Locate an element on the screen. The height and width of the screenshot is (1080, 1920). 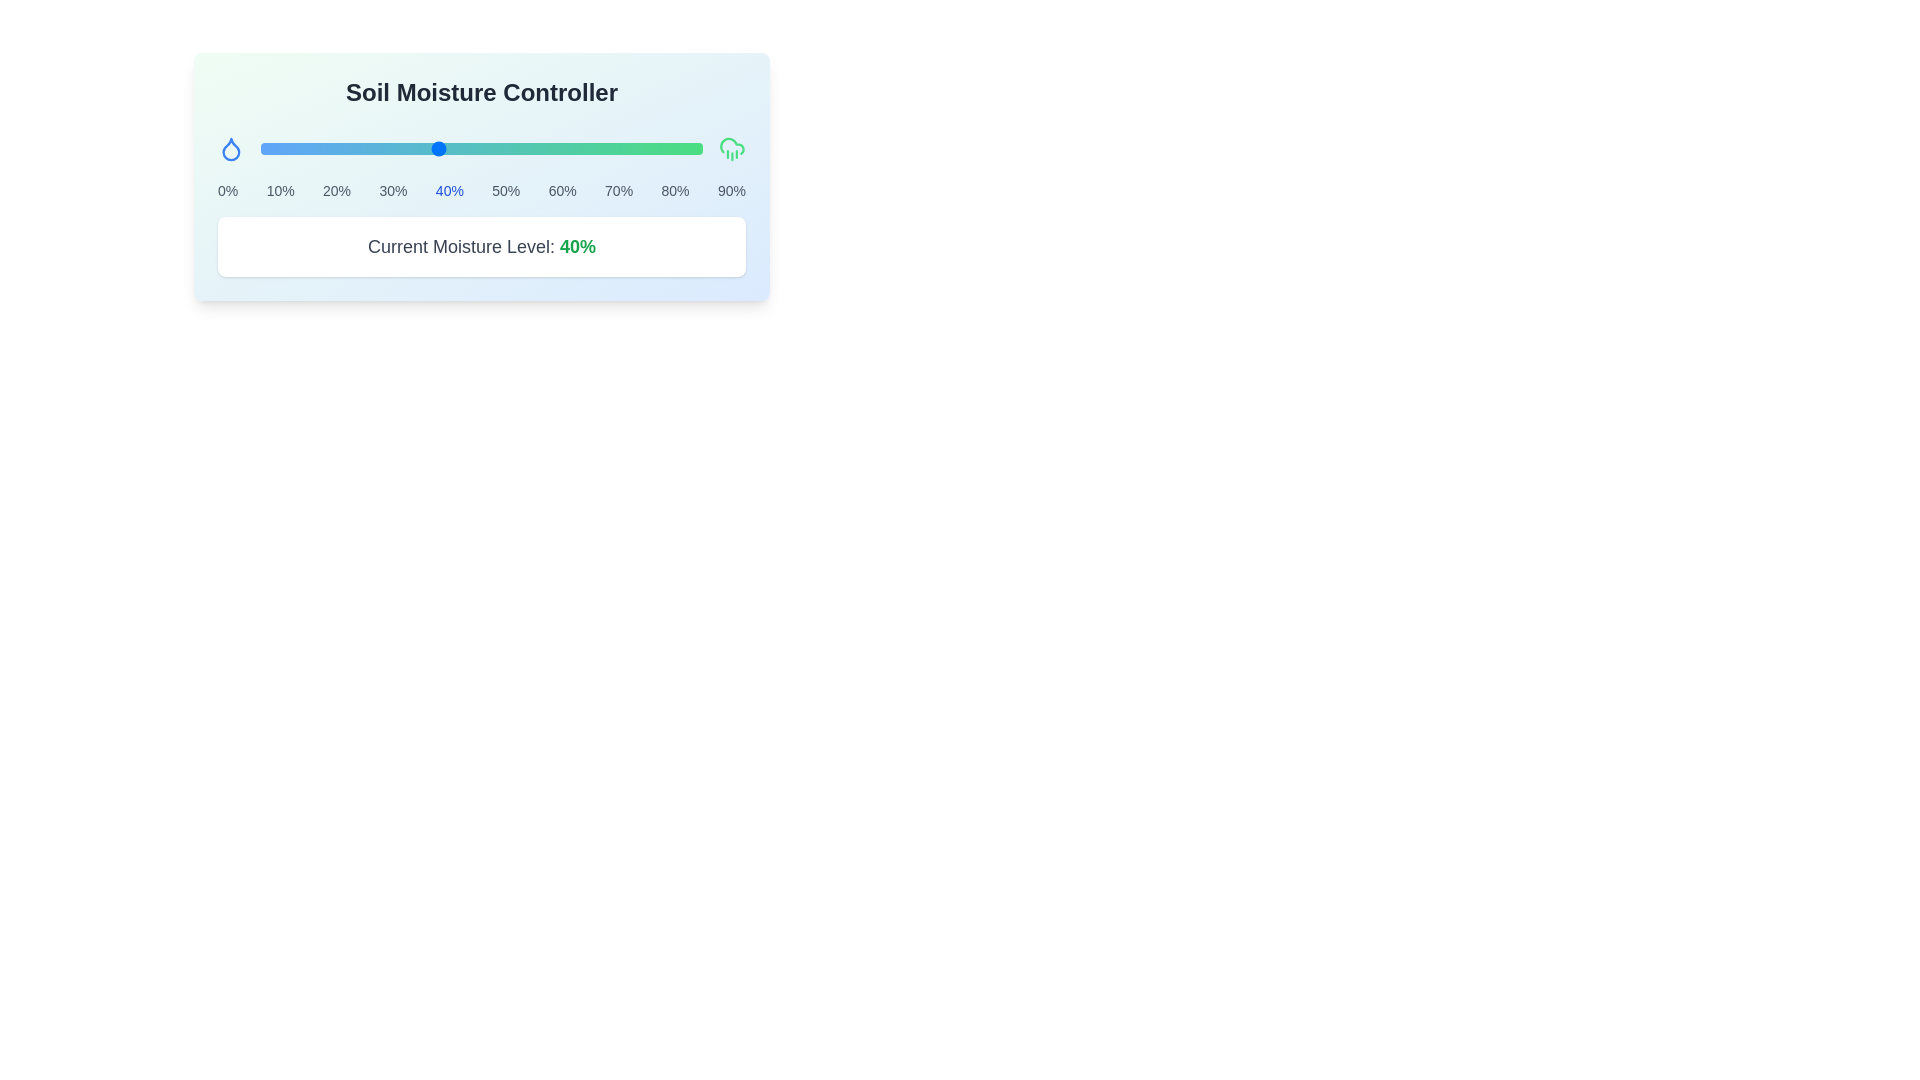
the slider to set the moisture level to 32% is located at coordinates (401, 148).